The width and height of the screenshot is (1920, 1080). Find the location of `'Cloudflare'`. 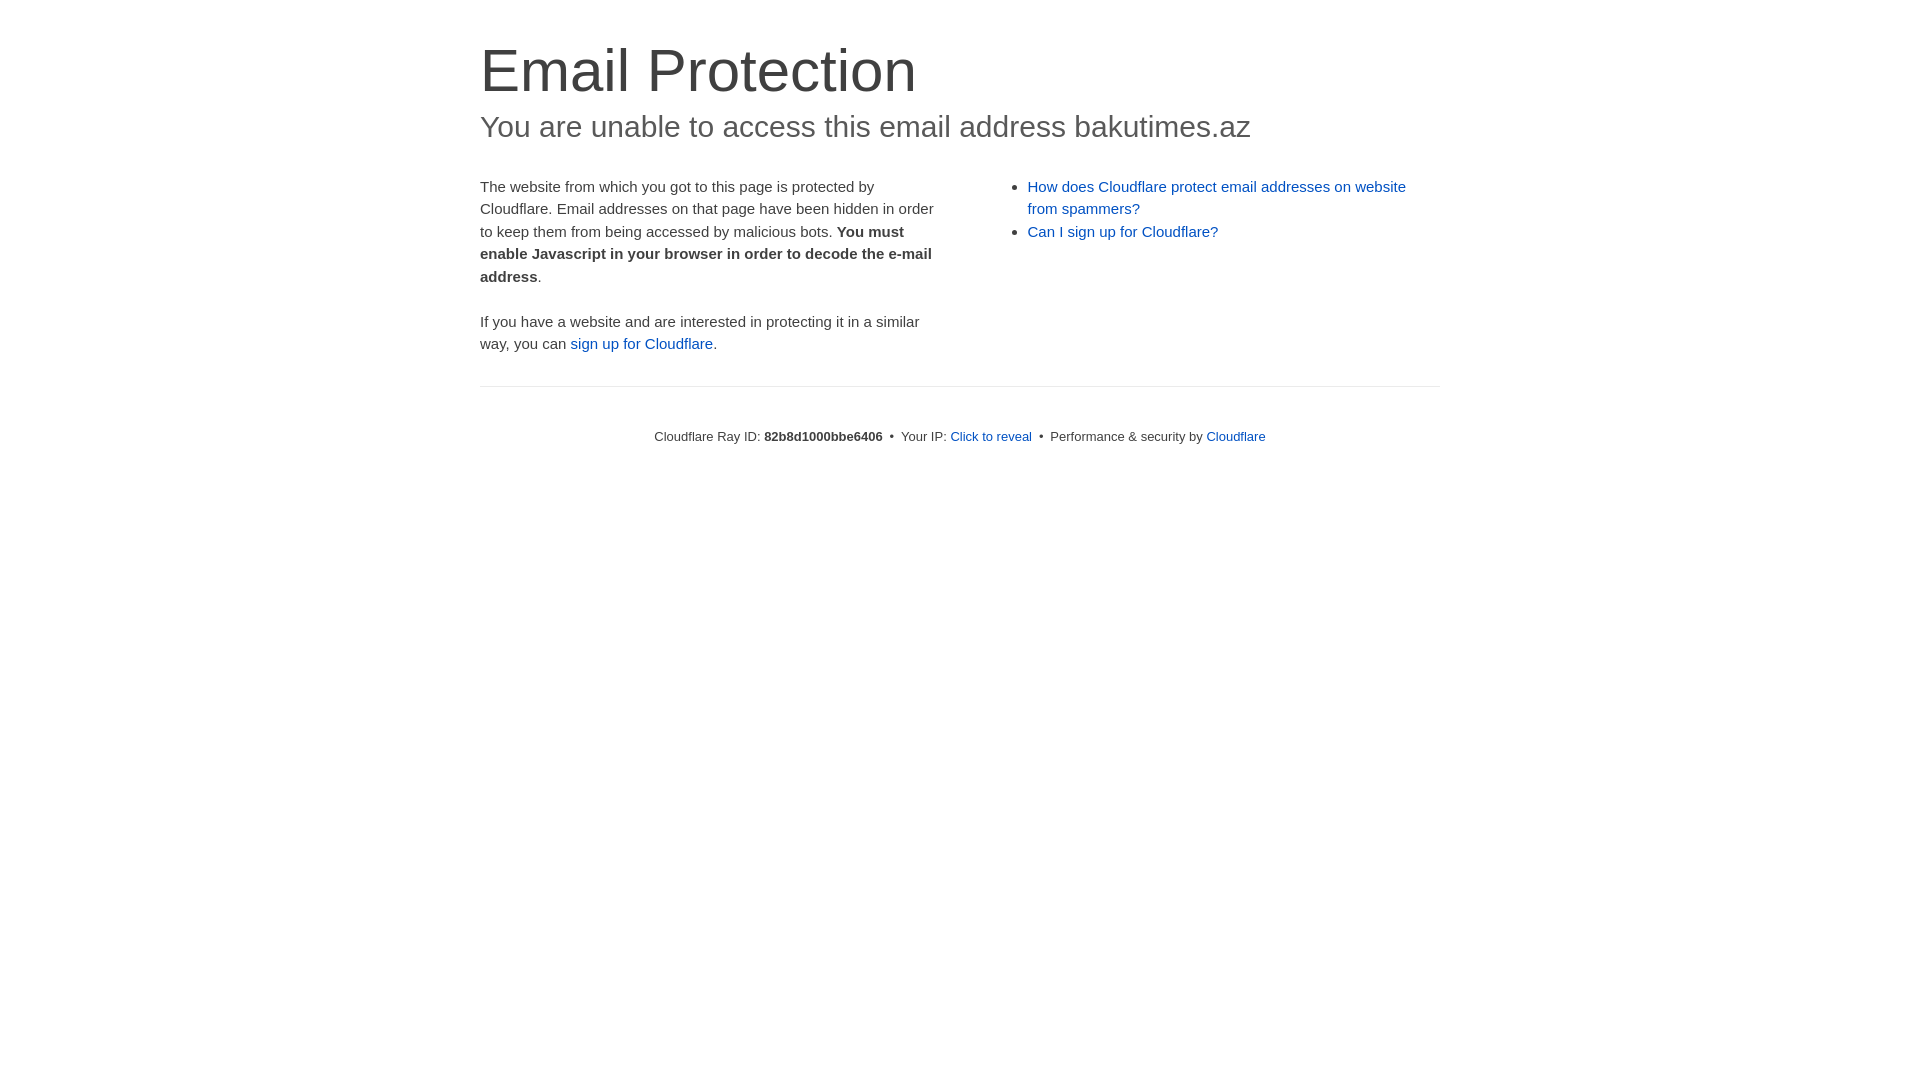

'Cloudflare' is located at coordinates (1234, 435).